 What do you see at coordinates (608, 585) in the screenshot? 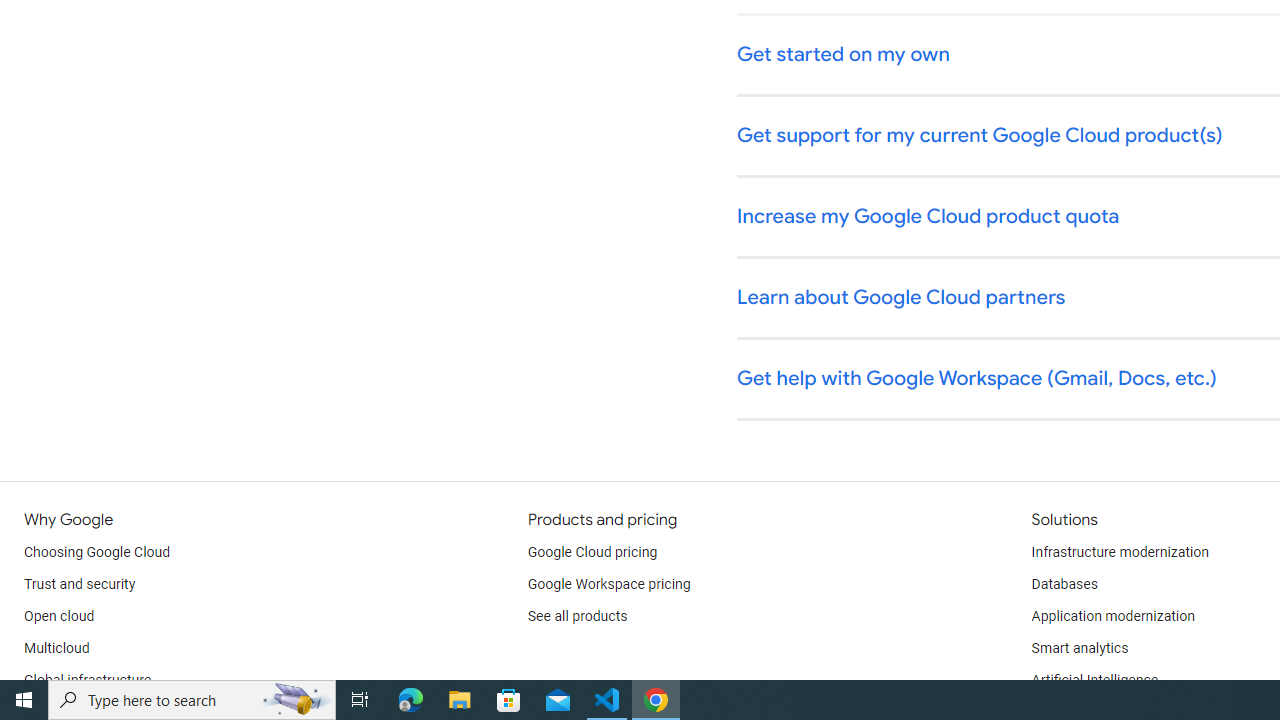
I see `'Google Workspace pricing'` at bounding box center [608, 585].